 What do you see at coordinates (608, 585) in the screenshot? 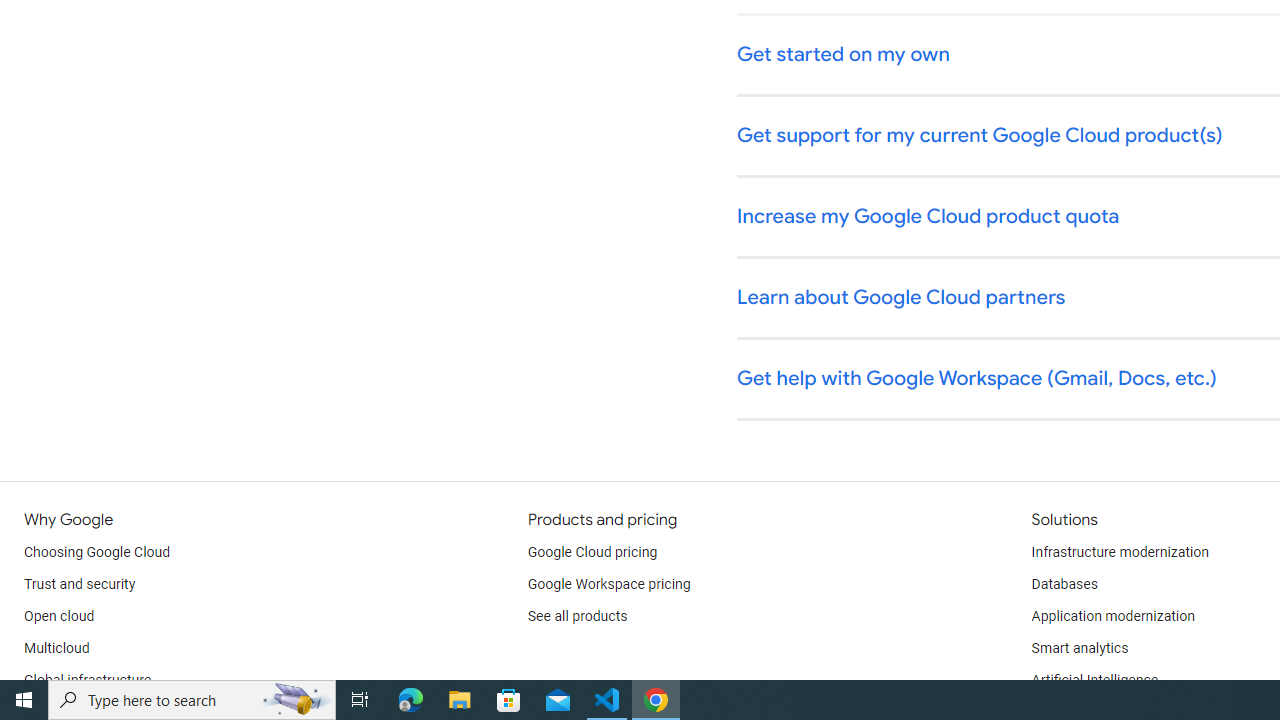
I see `'Google Workspace pricing'` at bounding box center [608, 585].